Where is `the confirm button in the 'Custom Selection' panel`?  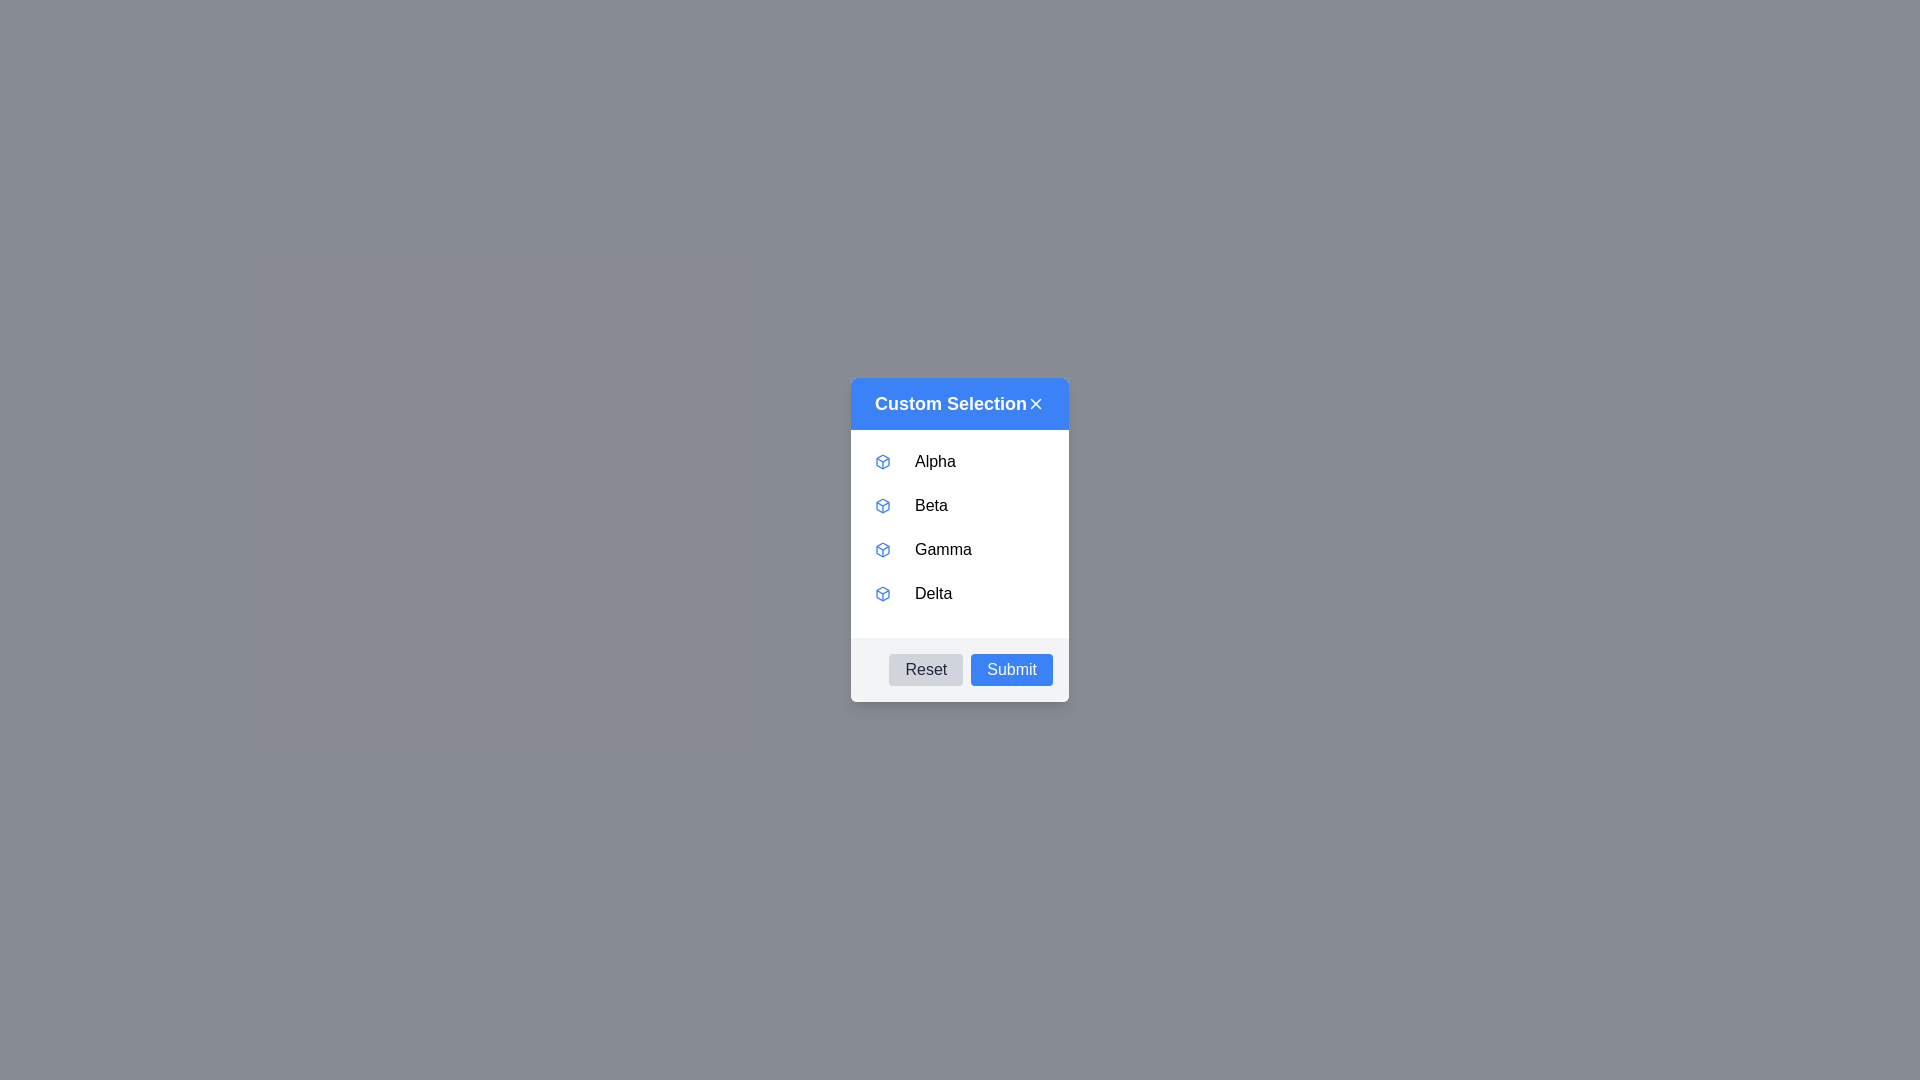
the confirm button in the 'Custom Selection' panel is located at coordinates (1012, 670).